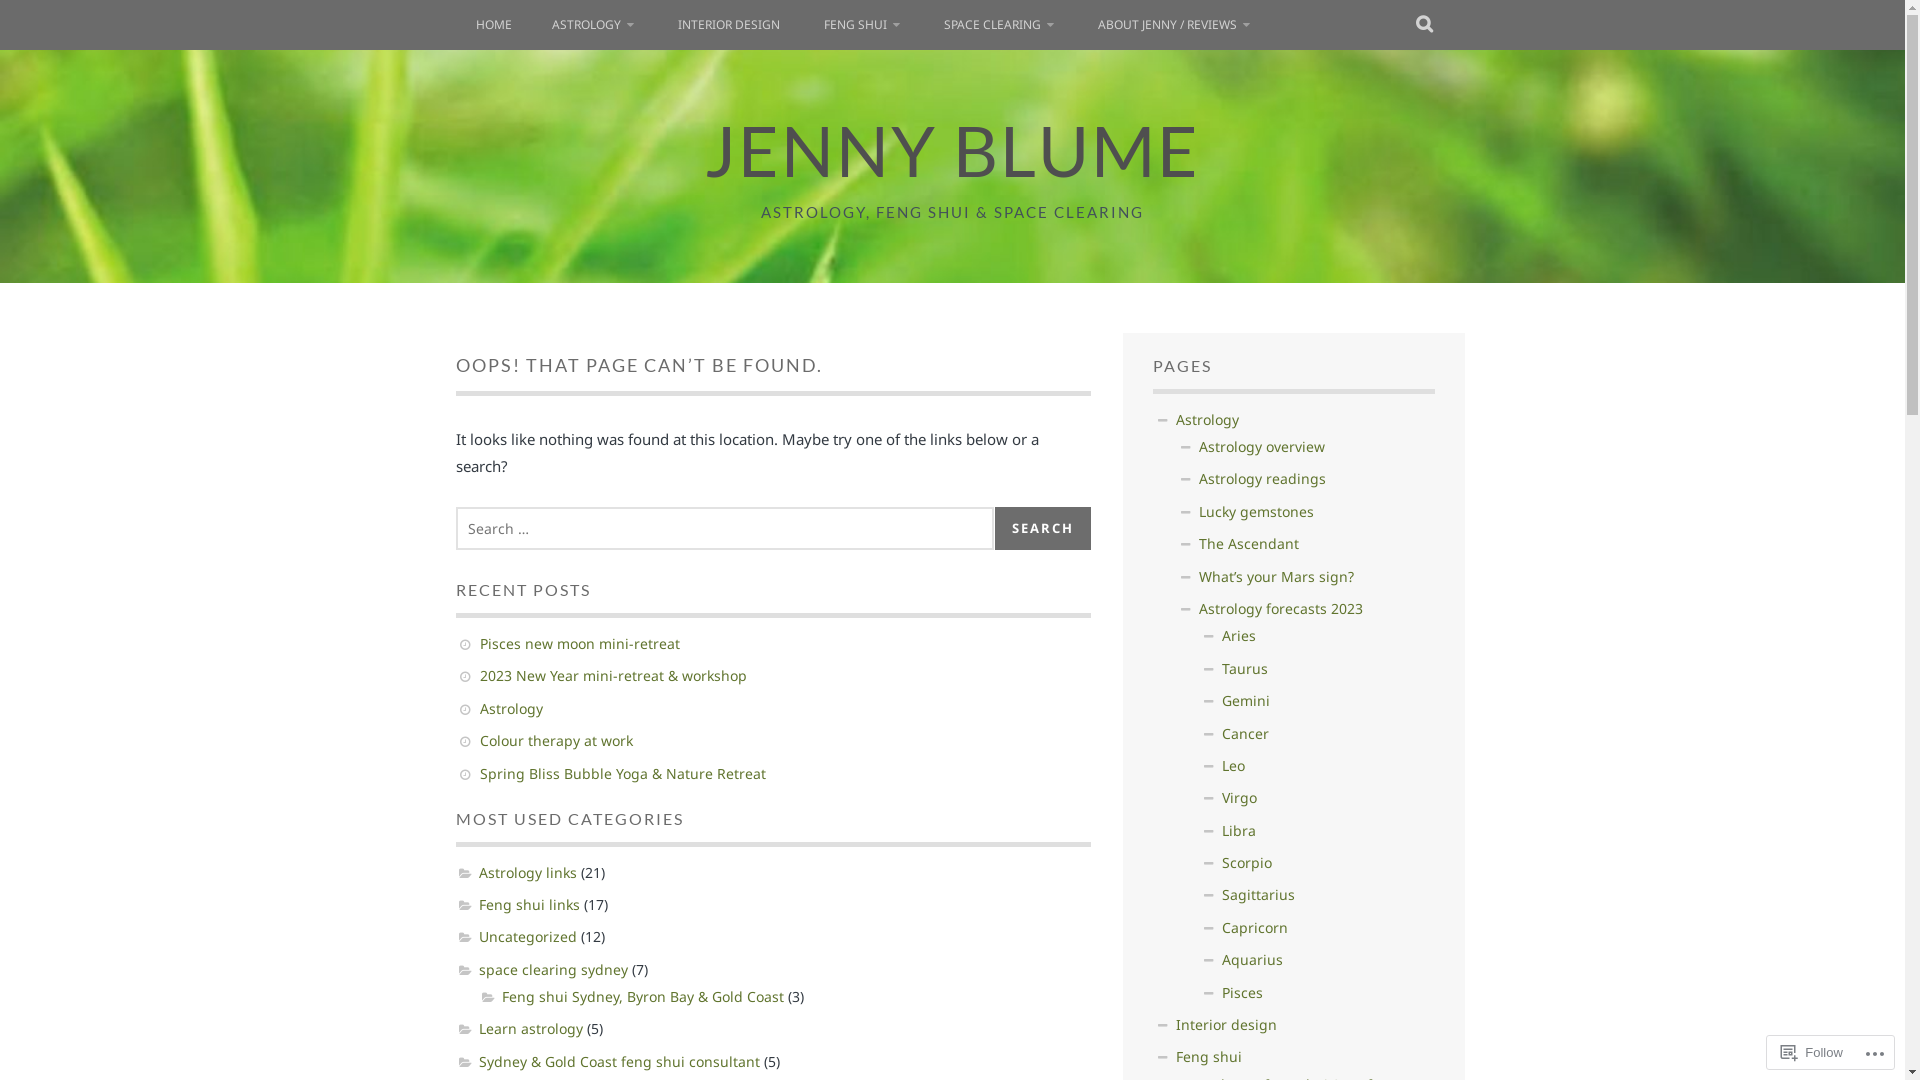  What do you see at coordinates (1221, 861) in the screenshot?
I see `'Scorpio'` at bounding box center [1221, 861].